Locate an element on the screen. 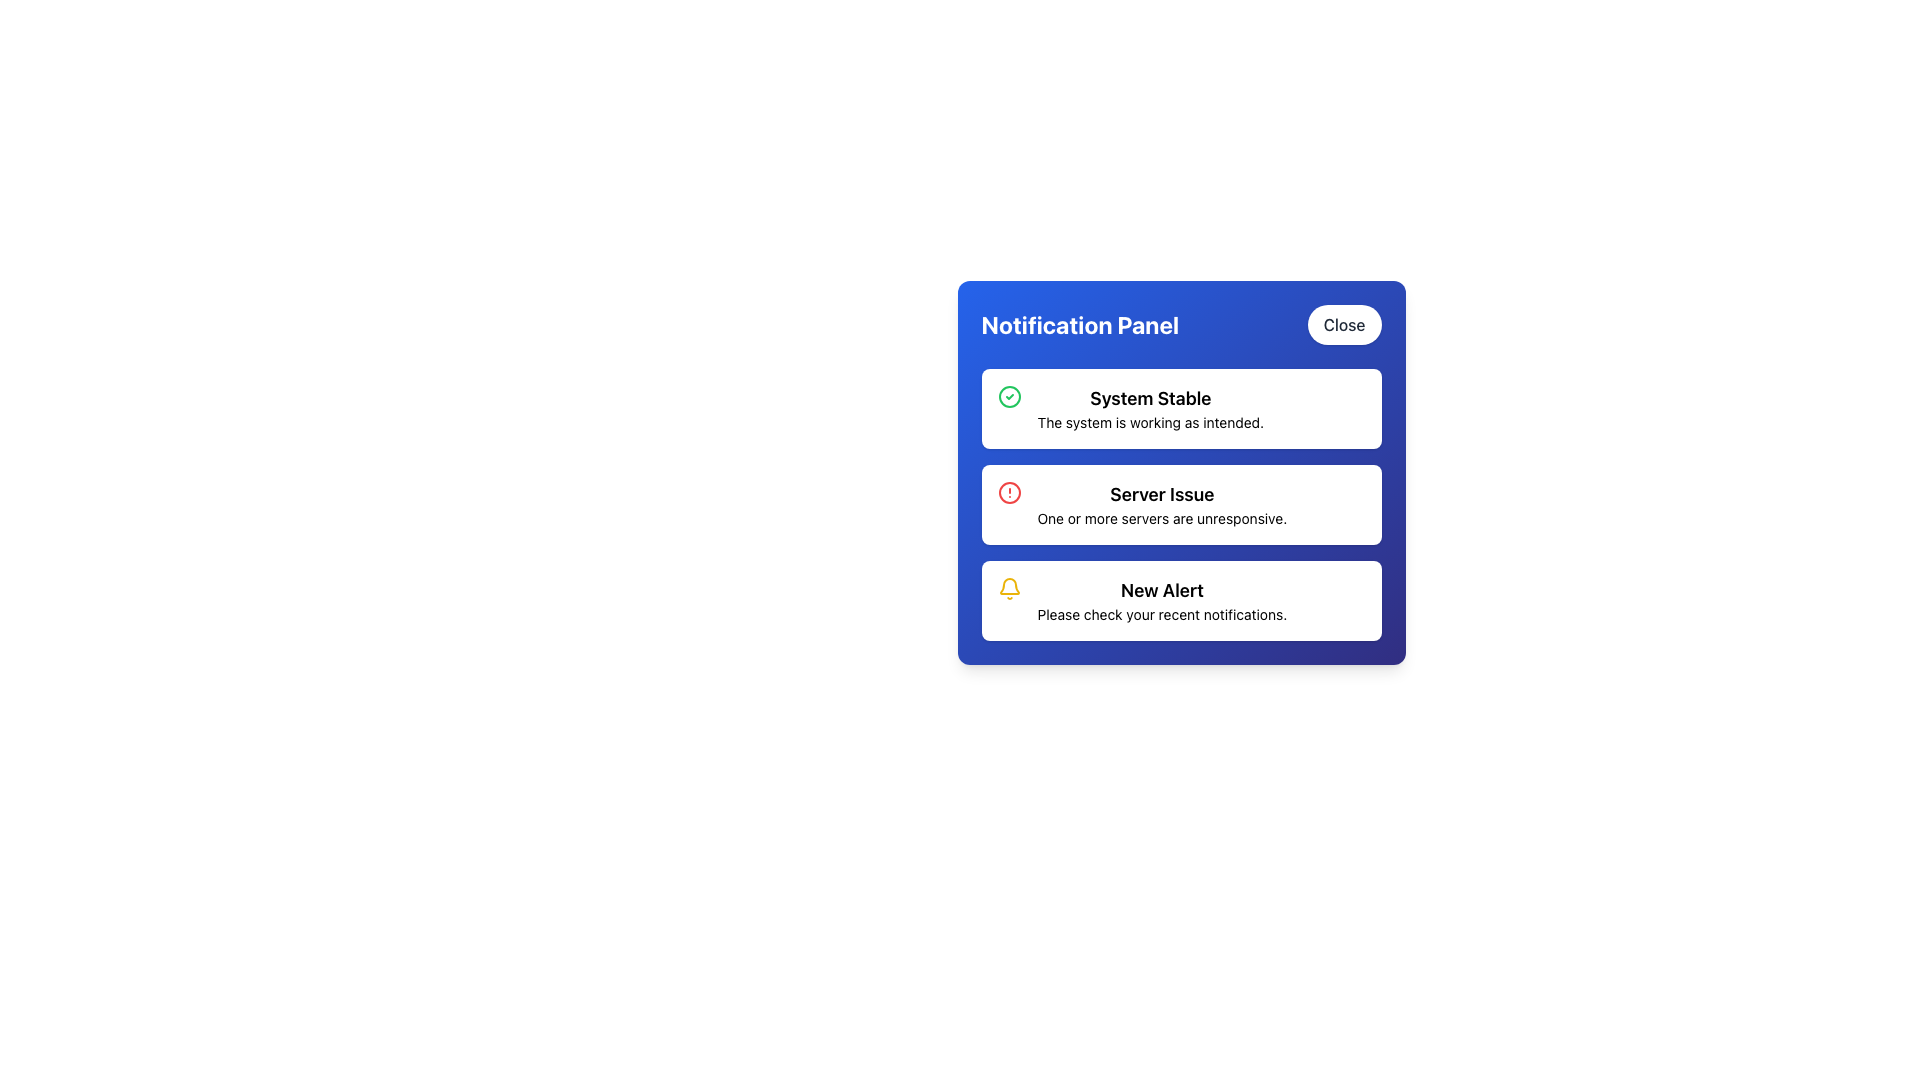 The image size is (1920, 1080). the text label that informs the user about the current server issue, located directly beneath the 'Server Issue' heading in the notification panel is located at coordinates (1162, 518).